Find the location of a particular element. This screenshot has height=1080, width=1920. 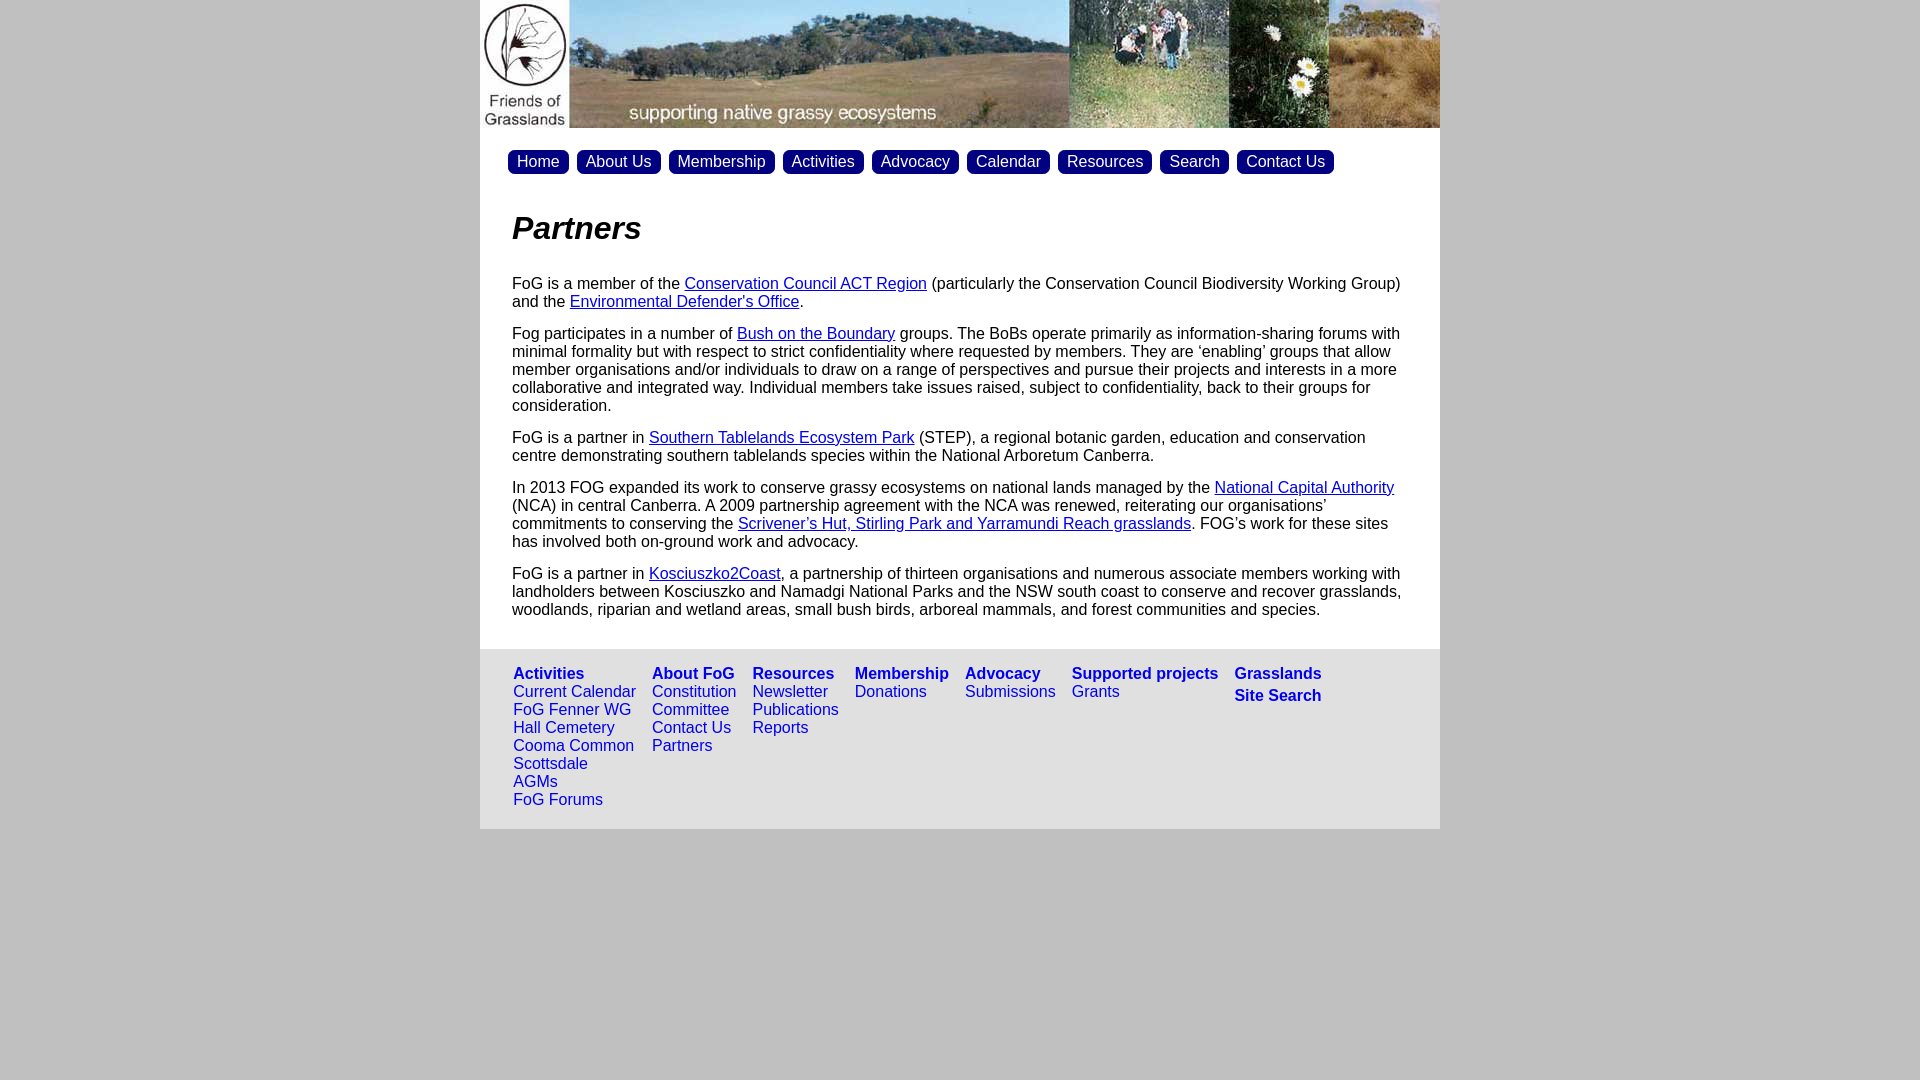

'Grants' is located at coordinates (1070, 690).